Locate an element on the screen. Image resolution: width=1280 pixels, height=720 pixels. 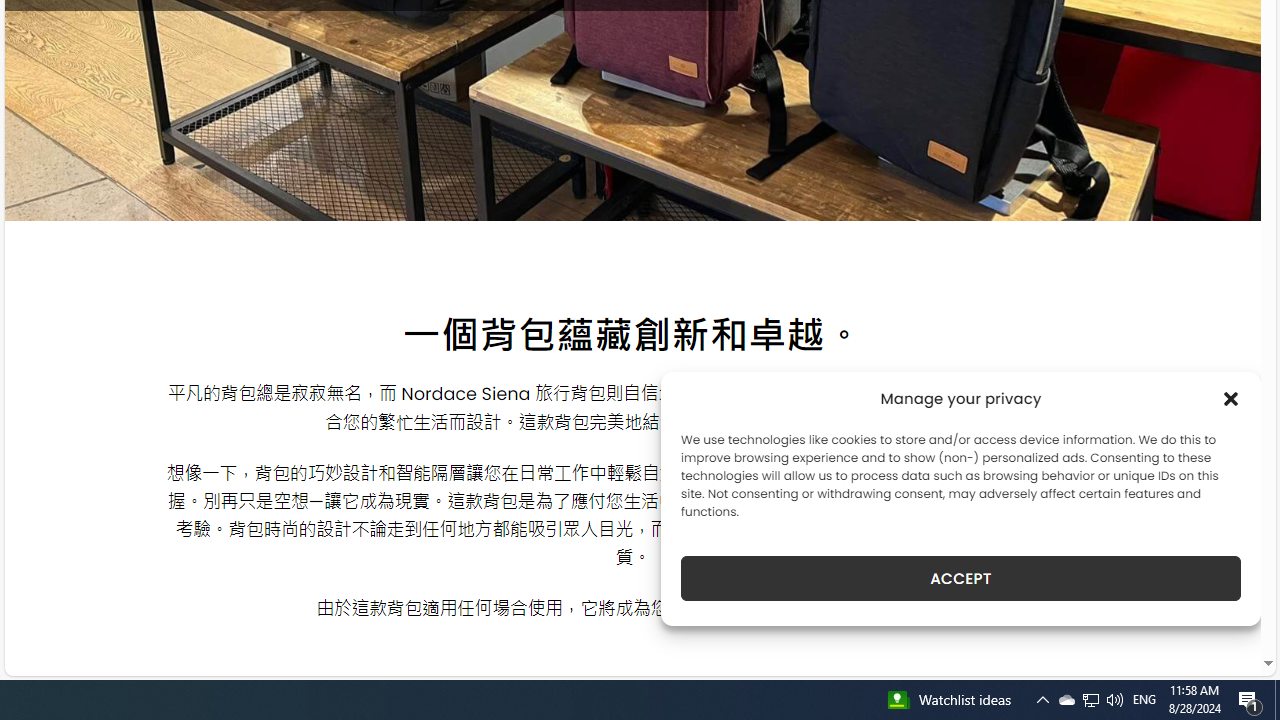
'Class: cmplz-close' is located at coordinates (1230, 398).